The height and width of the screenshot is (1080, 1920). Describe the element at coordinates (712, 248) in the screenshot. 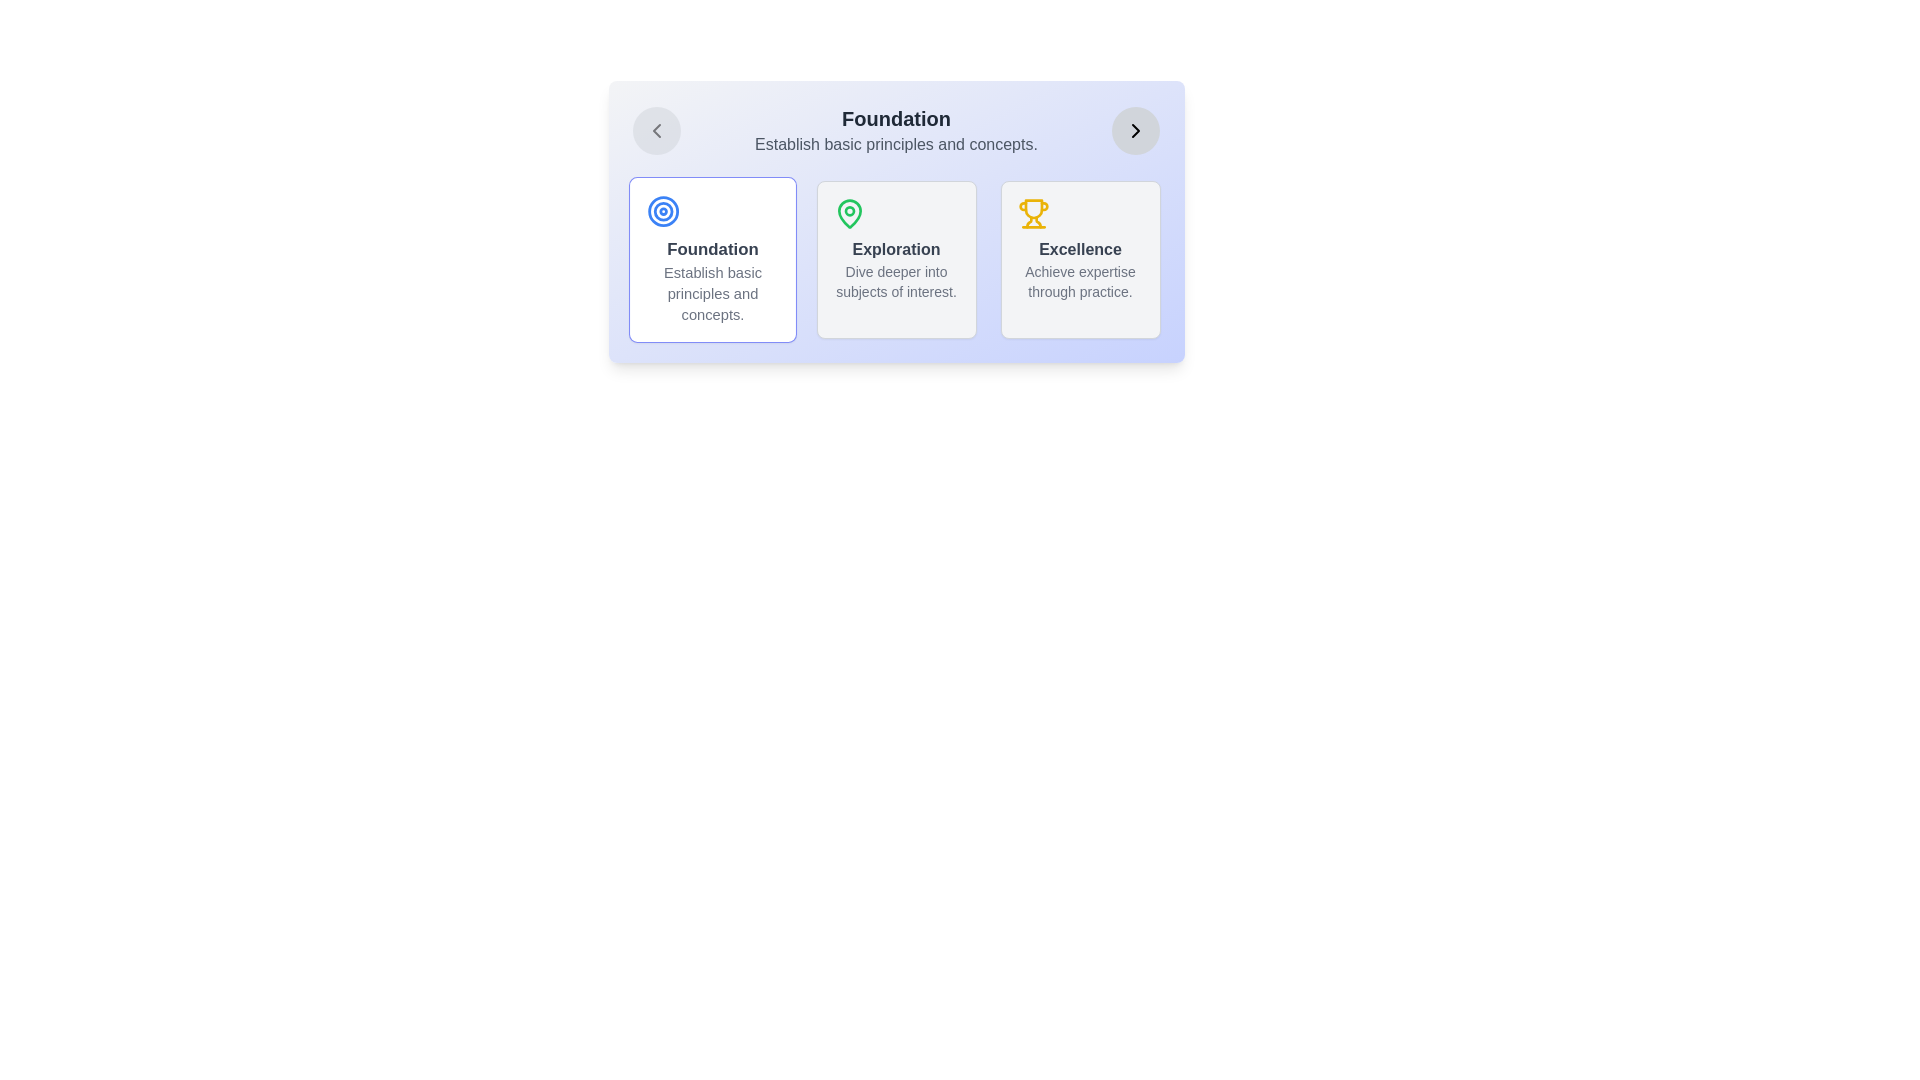

I see `the text label displaying 'Foundation'` at that location.